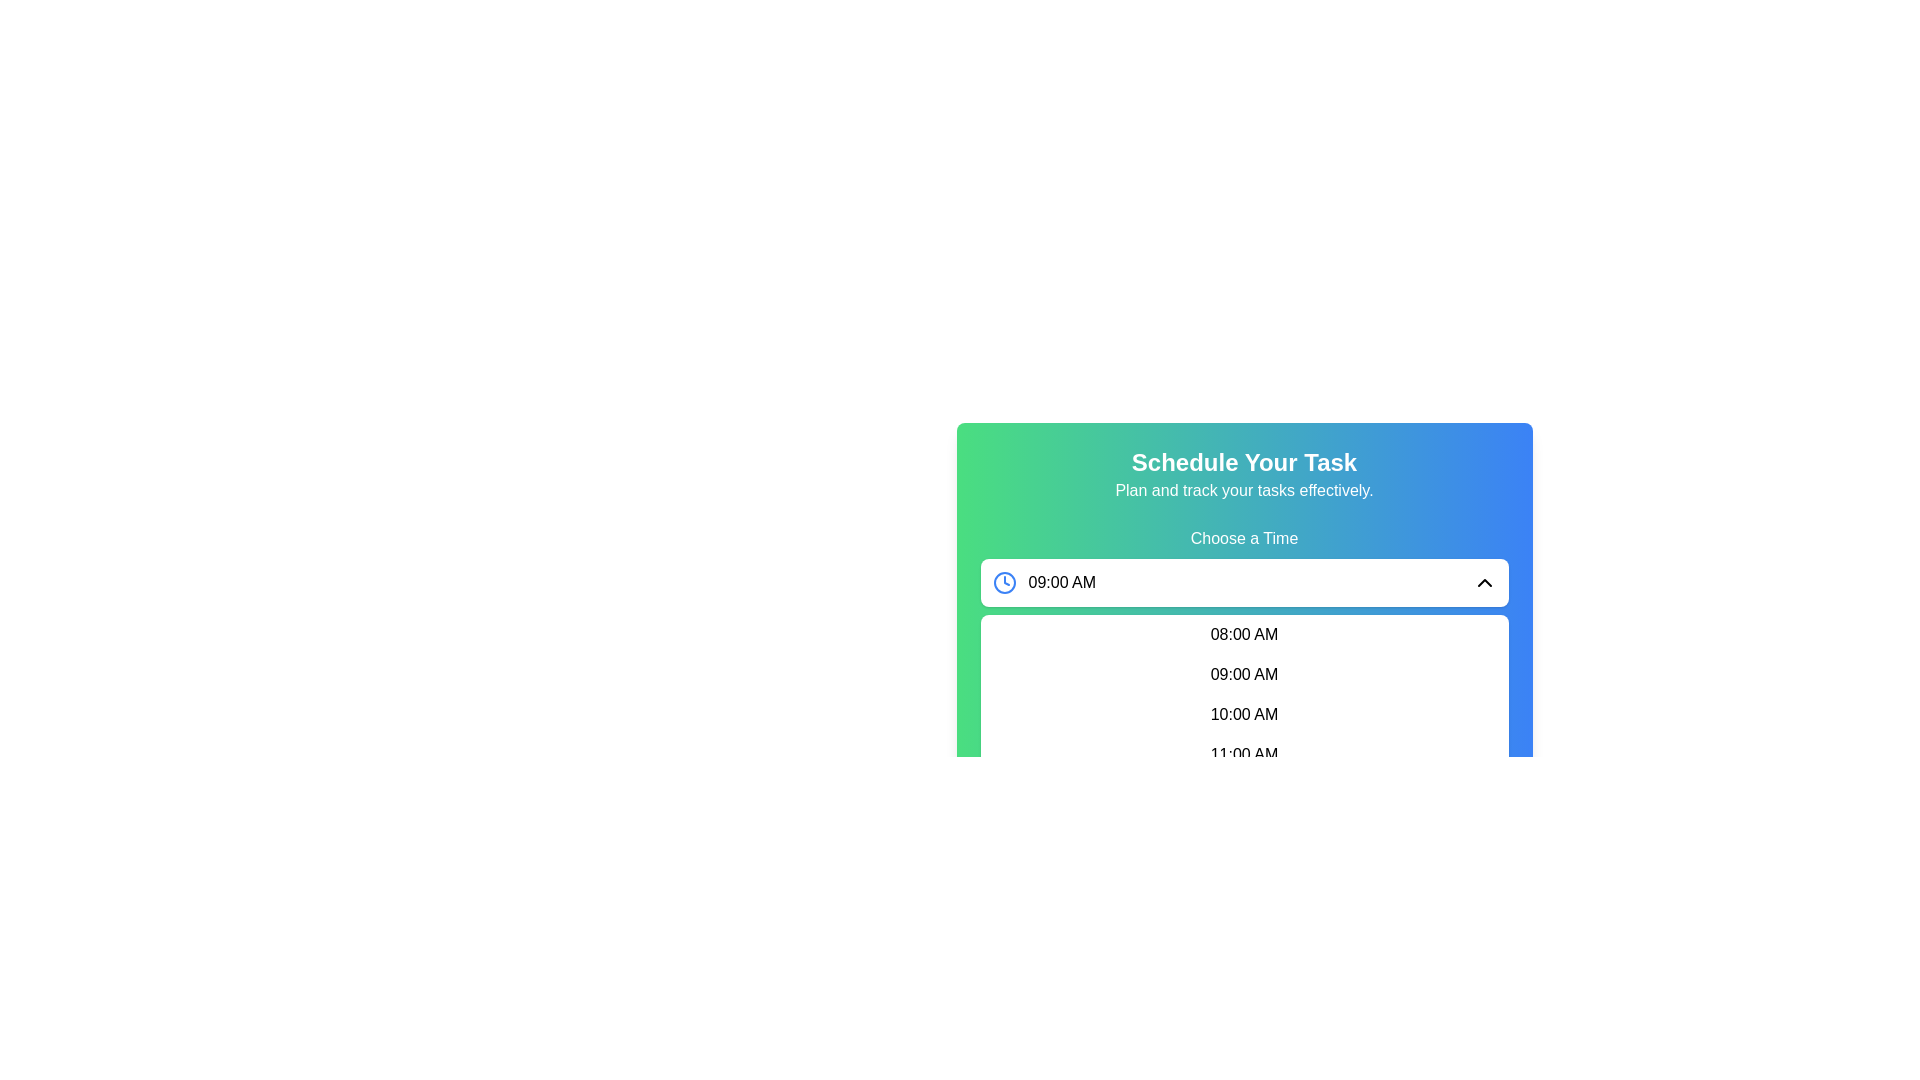 The width and height of the screenshot is (1920, 1080). I want to click on text content of the label displaying 'Schedule Your Task' at the top of the section with a gradient background, so click(1243, 462).